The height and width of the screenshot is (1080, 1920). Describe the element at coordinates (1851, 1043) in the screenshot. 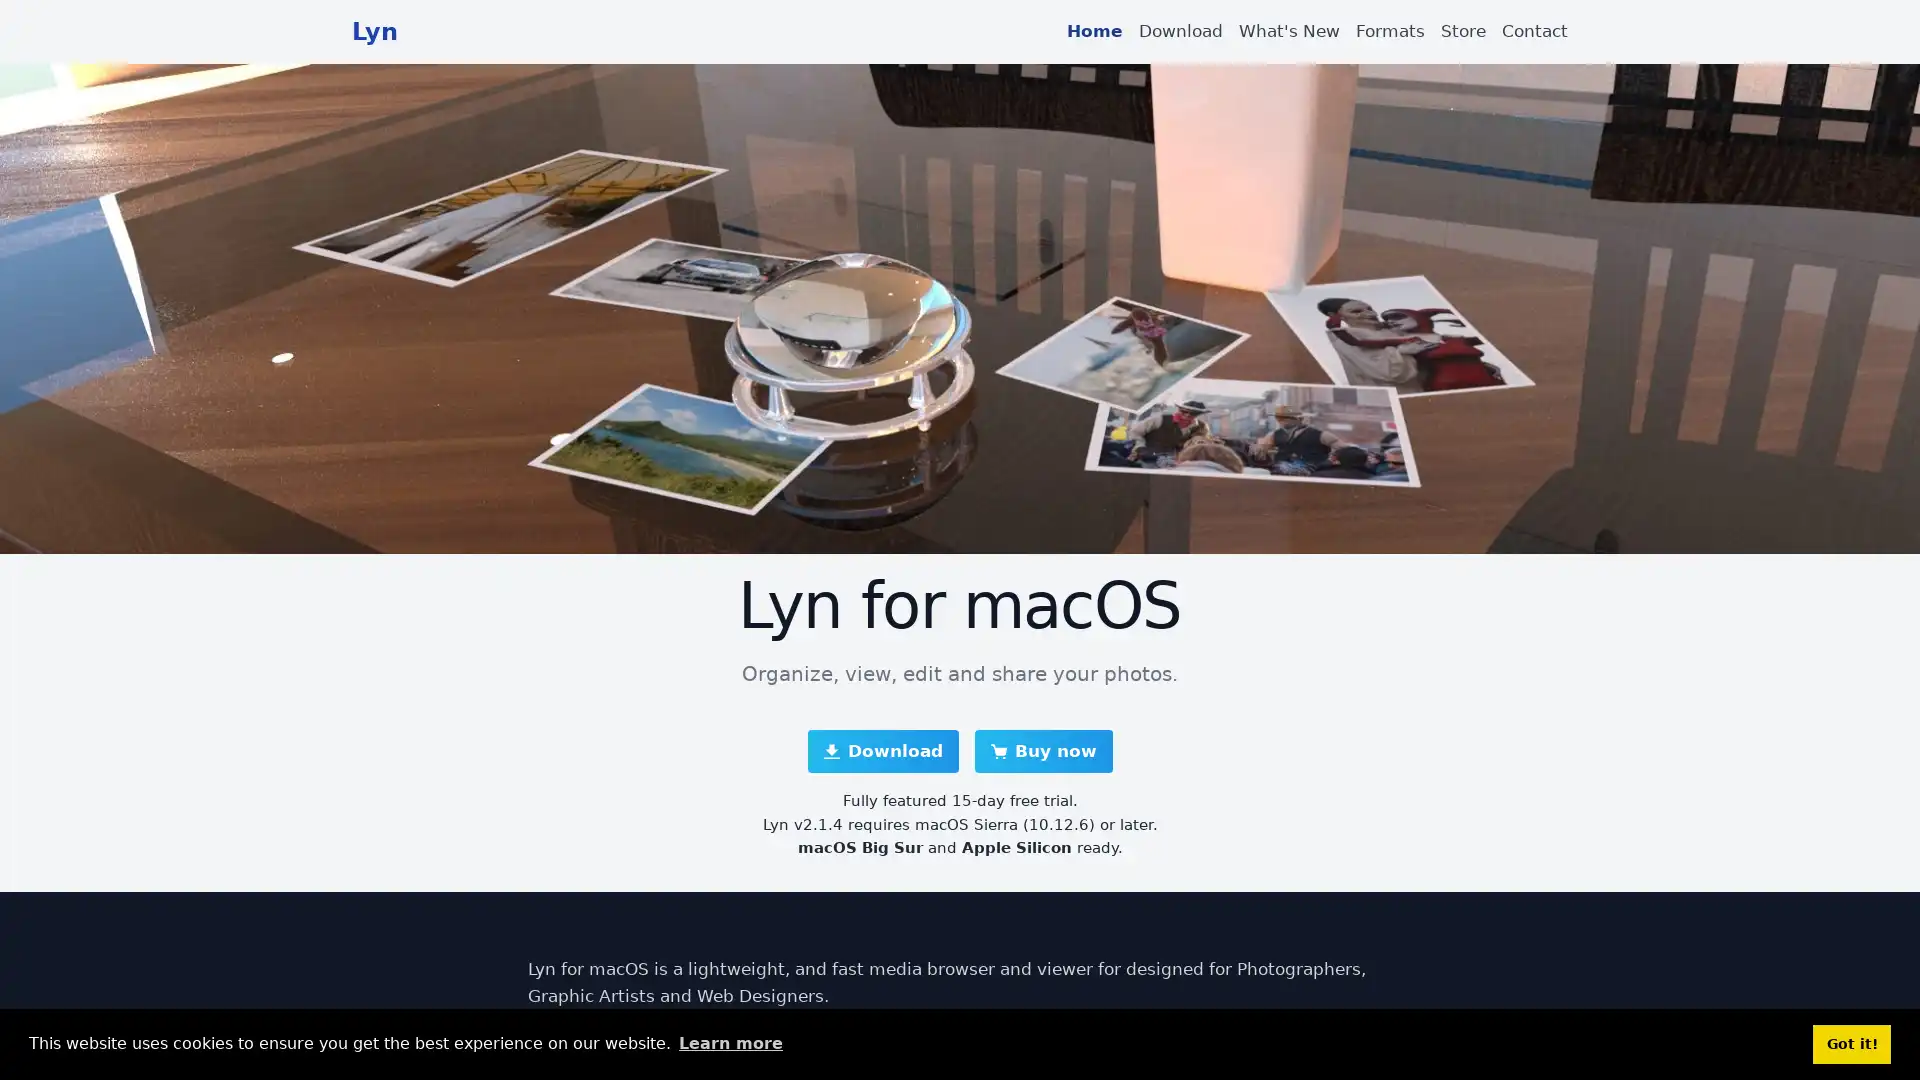

I see `dismiss cookie message` at that location.